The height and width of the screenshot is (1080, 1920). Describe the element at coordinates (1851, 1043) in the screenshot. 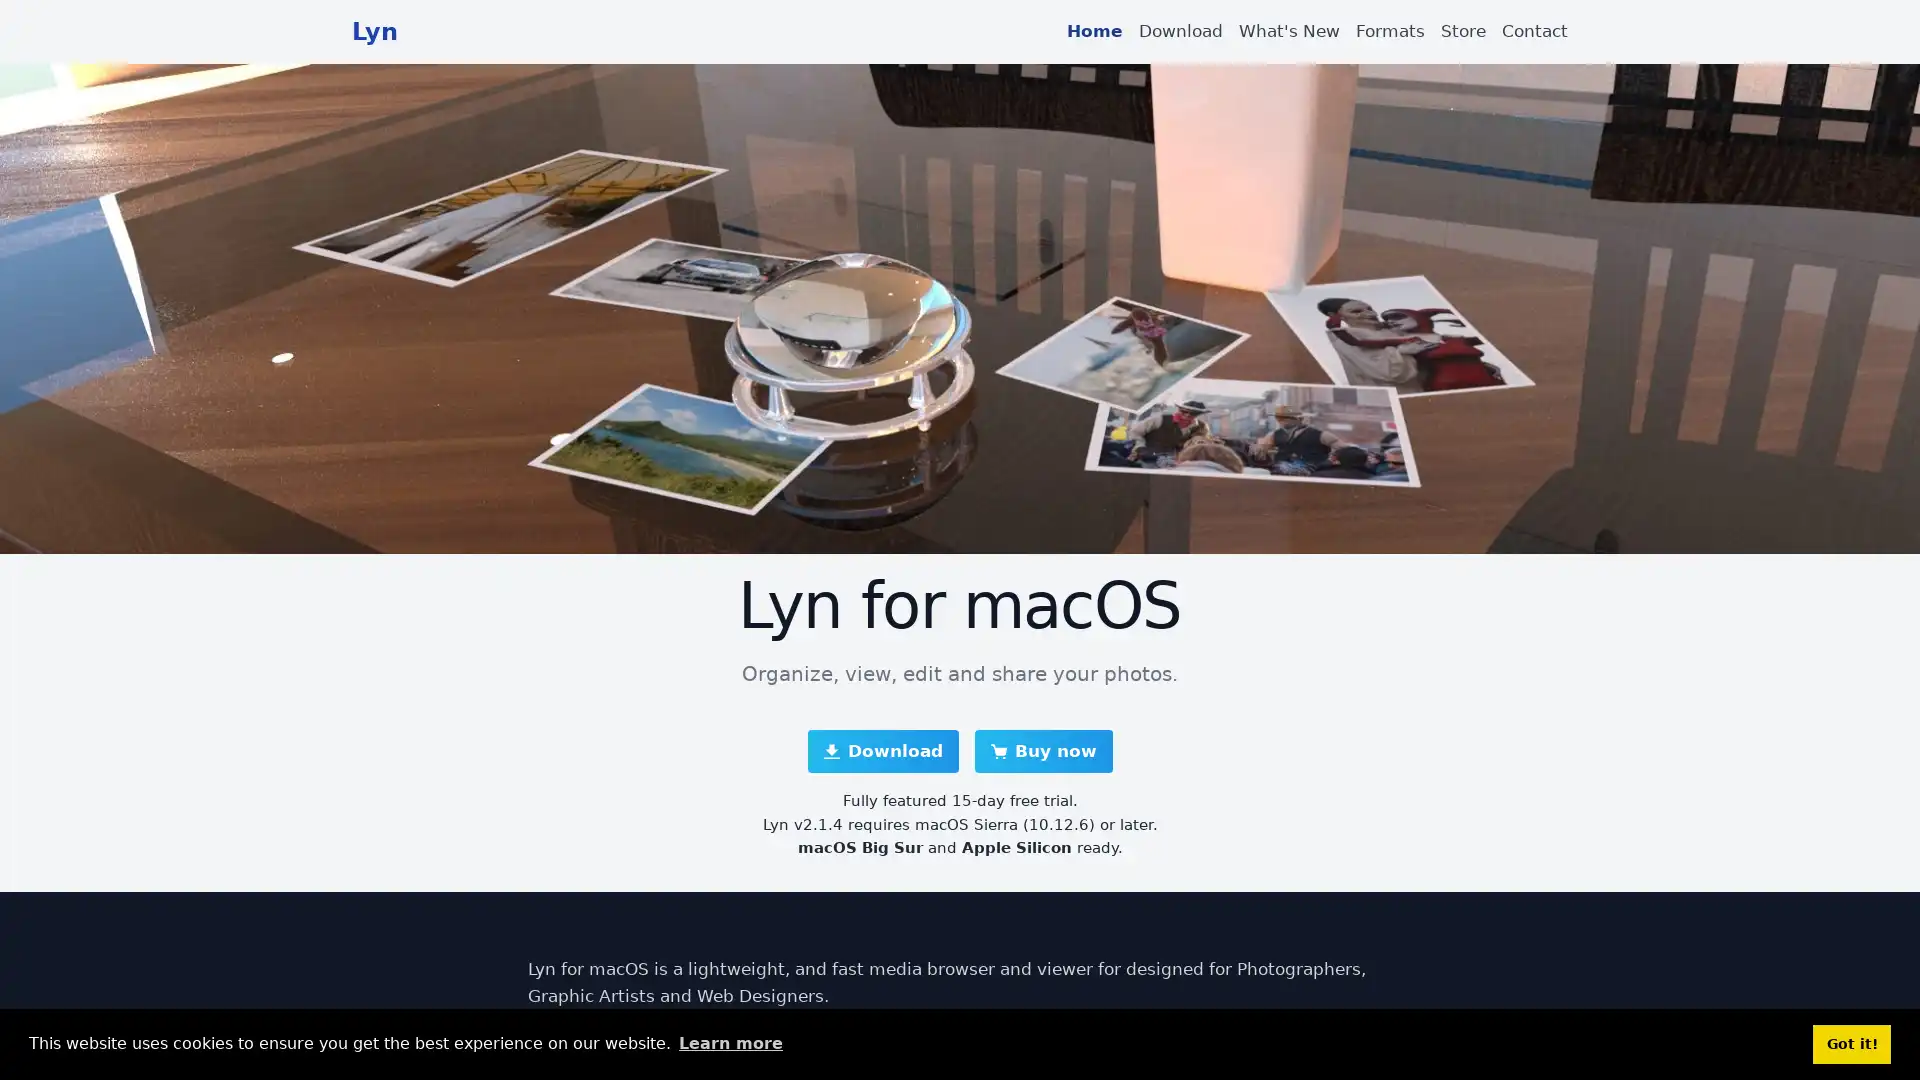

I see `dismiss cookie message` at that location.